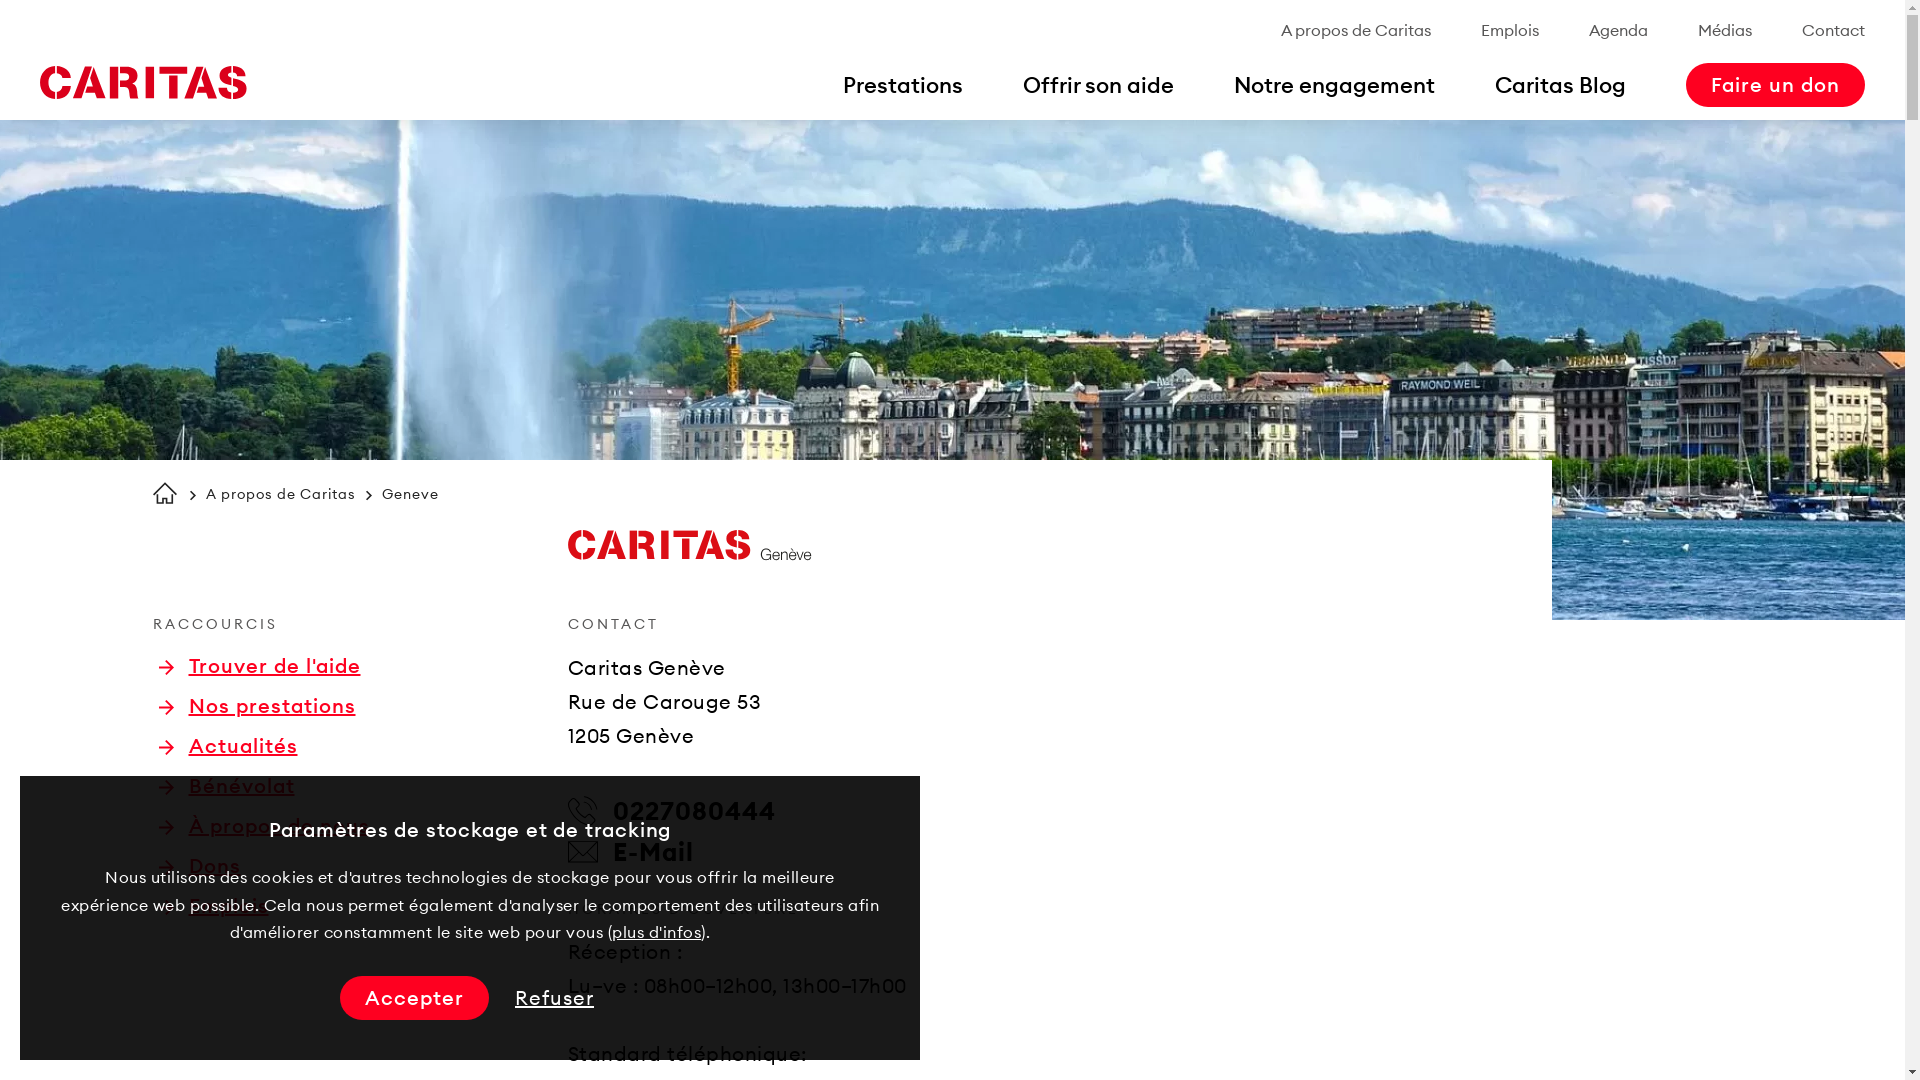 This screenshot has width=1920, height=1080. I want to click on 'Accepter', so click(413, 998).